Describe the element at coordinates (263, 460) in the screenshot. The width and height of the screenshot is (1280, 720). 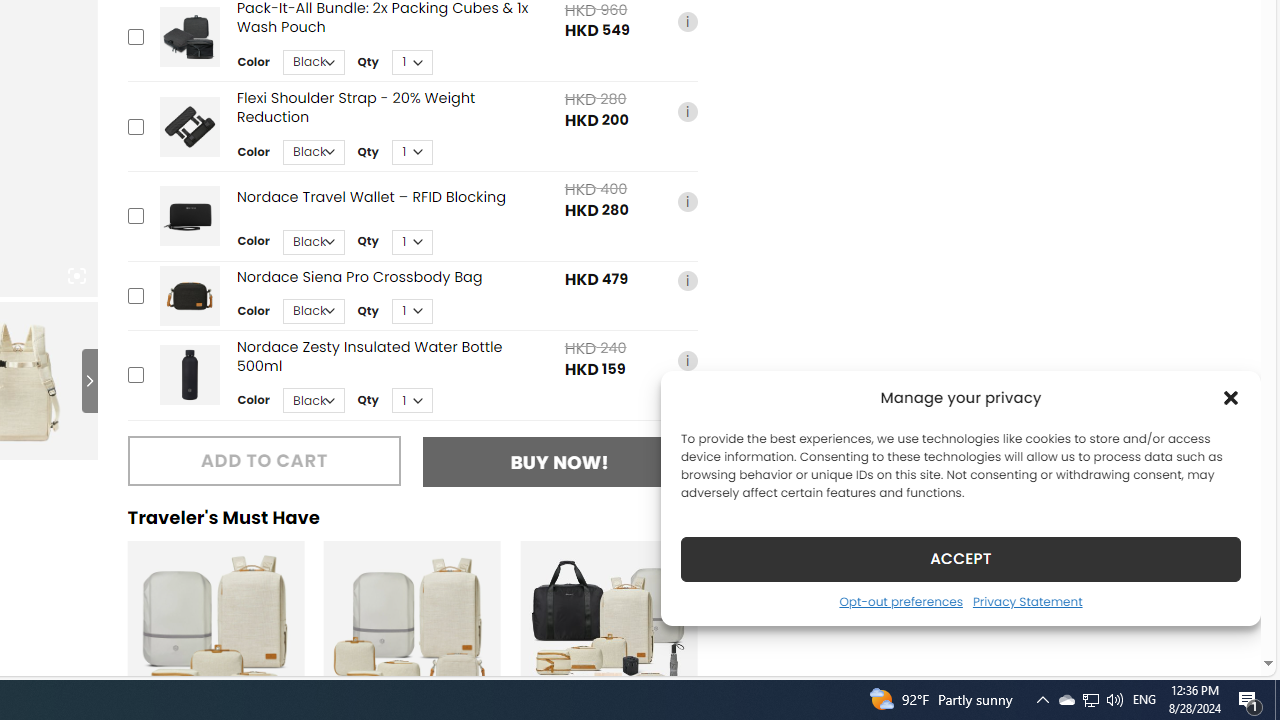
I see `'ADD TO CART'` at that location.